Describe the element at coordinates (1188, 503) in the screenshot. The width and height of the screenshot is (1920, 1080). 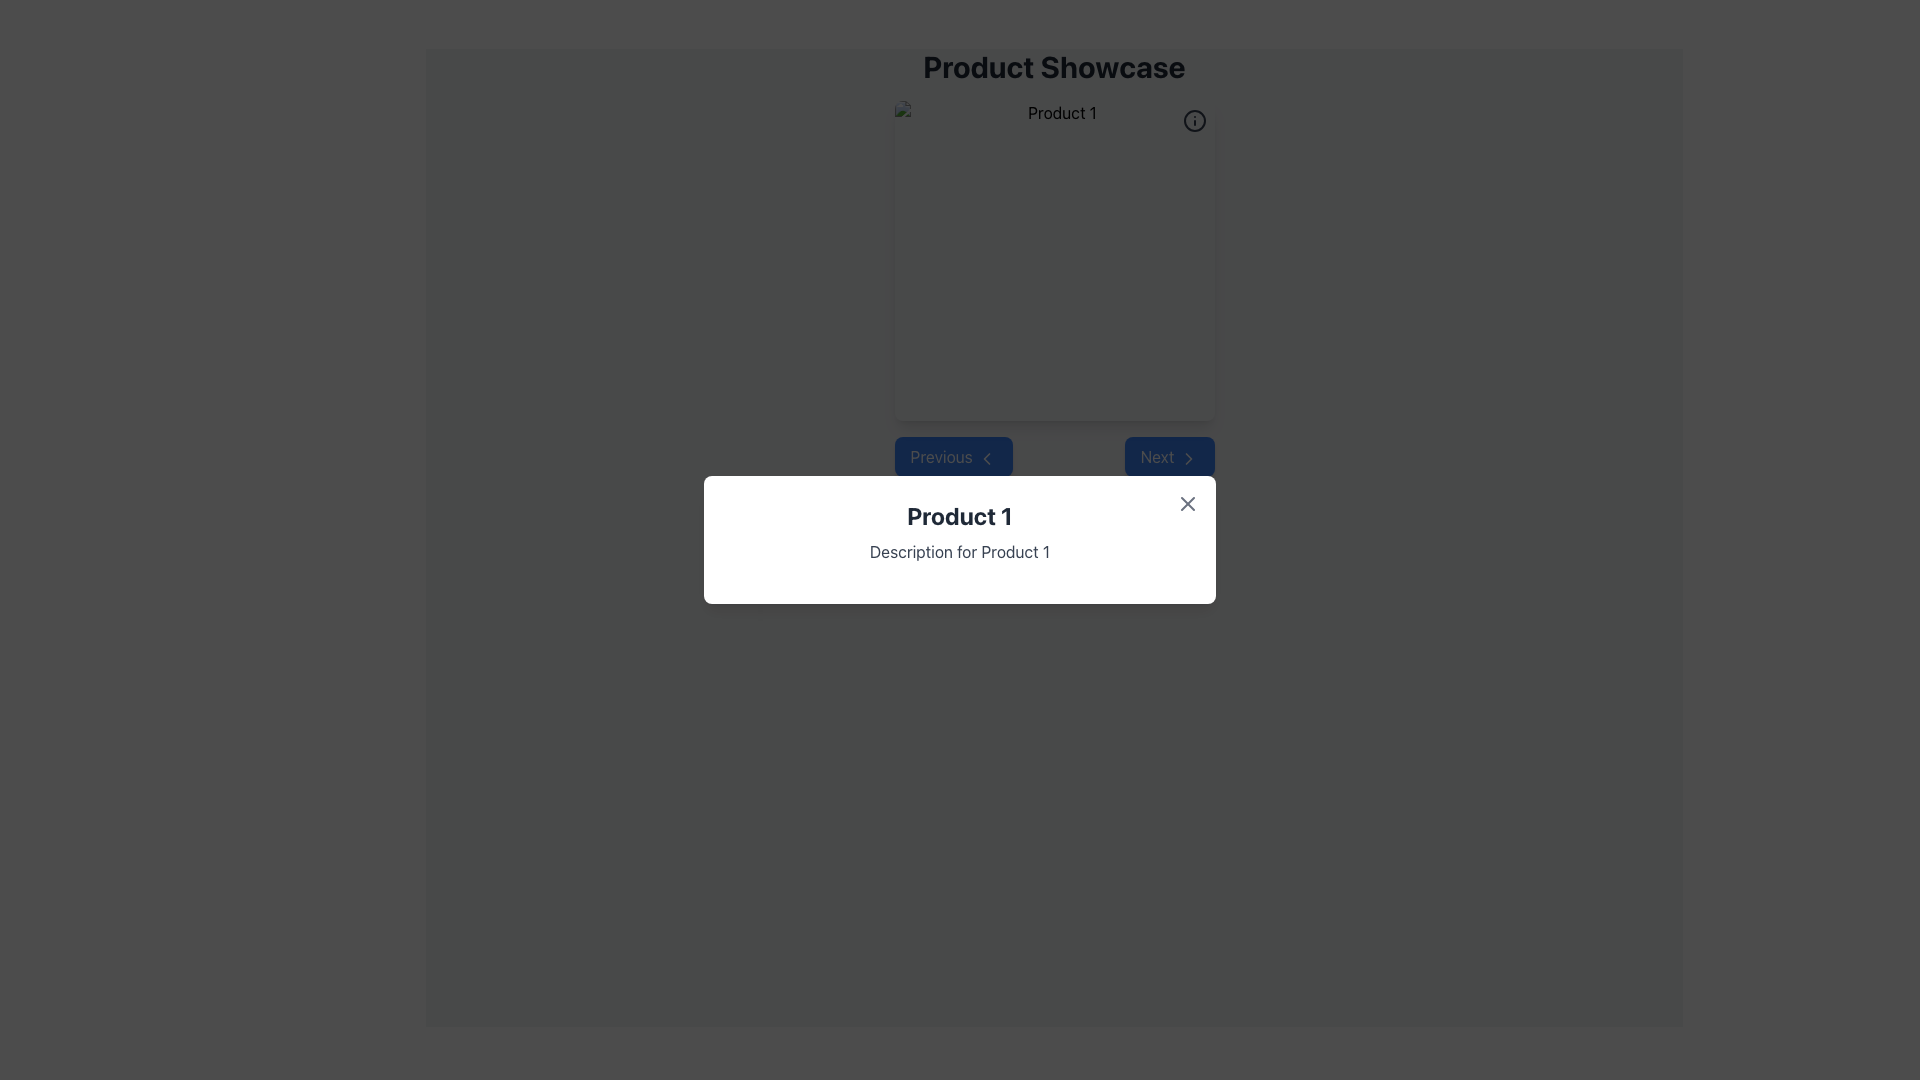
I see `the small square close button featuring a gray 'X' icon to change its color` at that location.